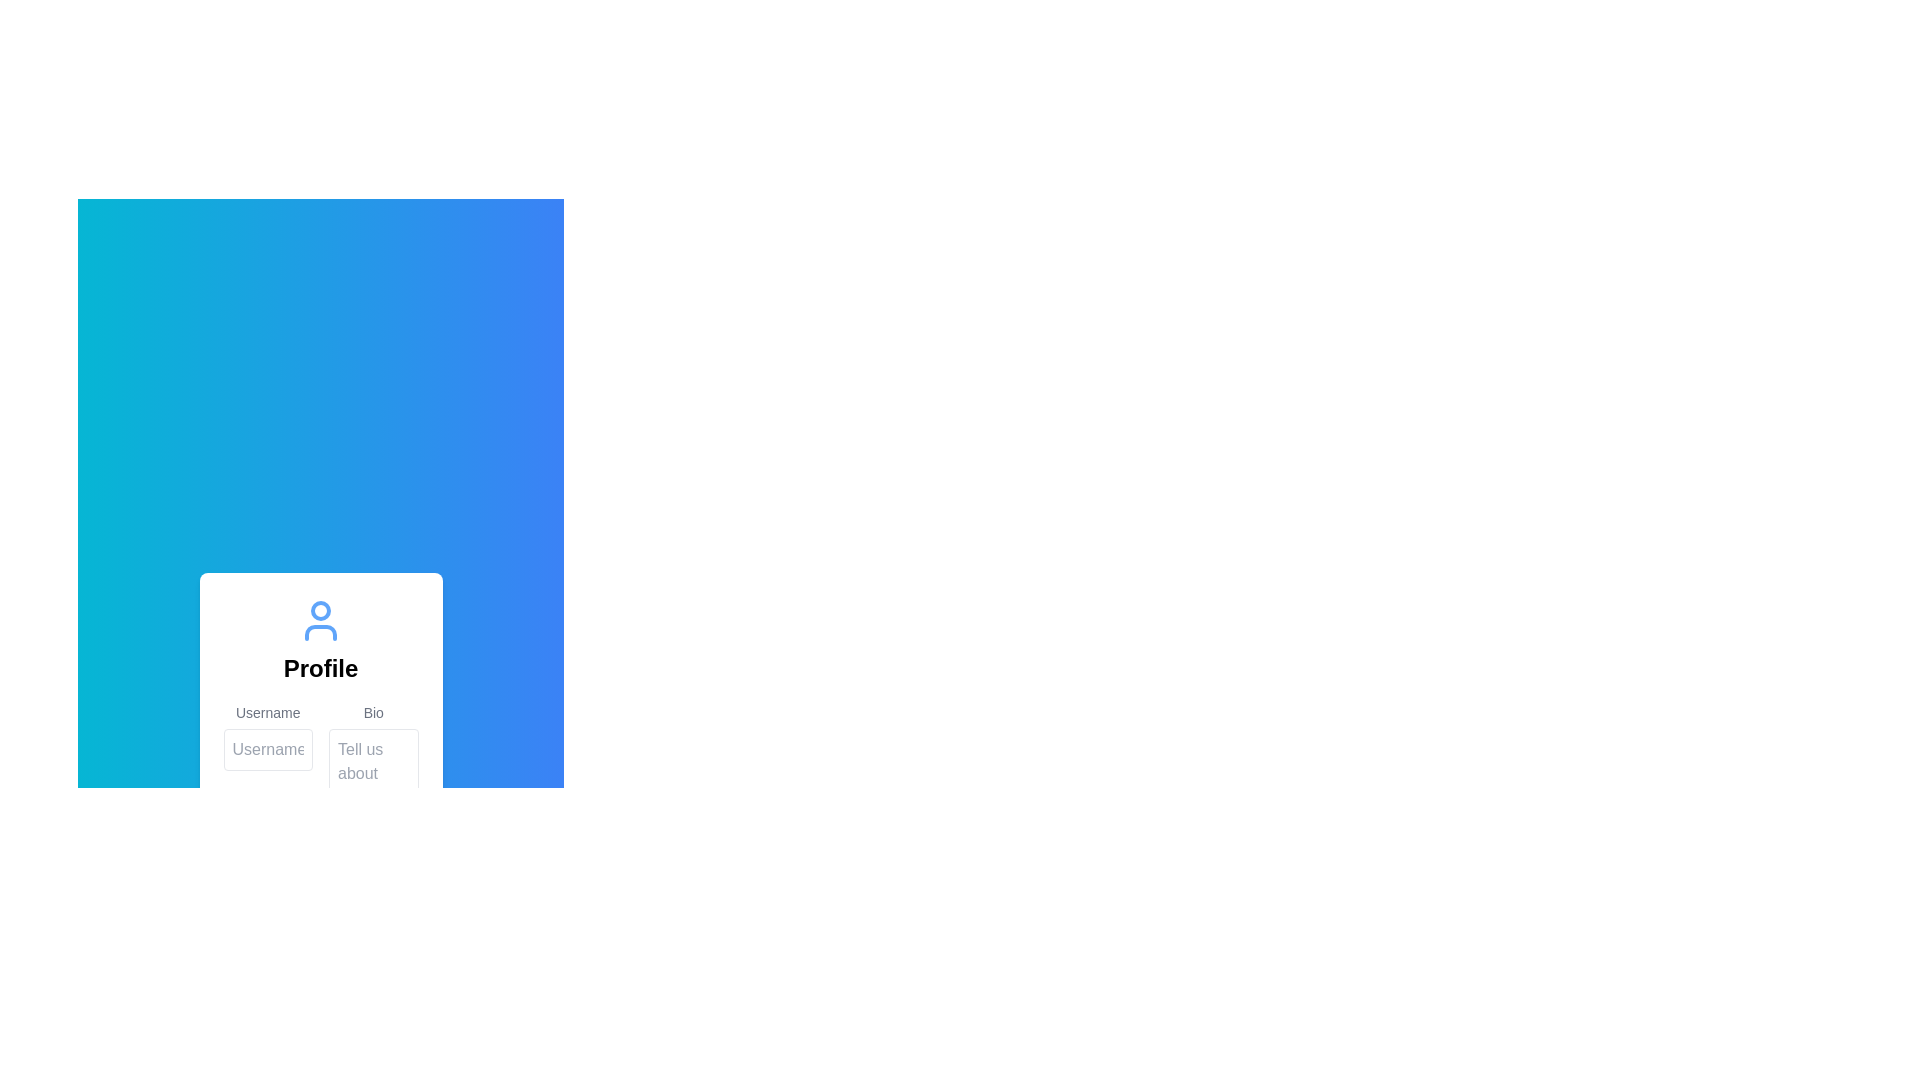 The height and width of the screenshot is (1080, 1920). Describe the element at coordinates (267, 763) in the screenshot. I see `the 'Username' text input field located in the 'Profile' section of the UI` at that location.